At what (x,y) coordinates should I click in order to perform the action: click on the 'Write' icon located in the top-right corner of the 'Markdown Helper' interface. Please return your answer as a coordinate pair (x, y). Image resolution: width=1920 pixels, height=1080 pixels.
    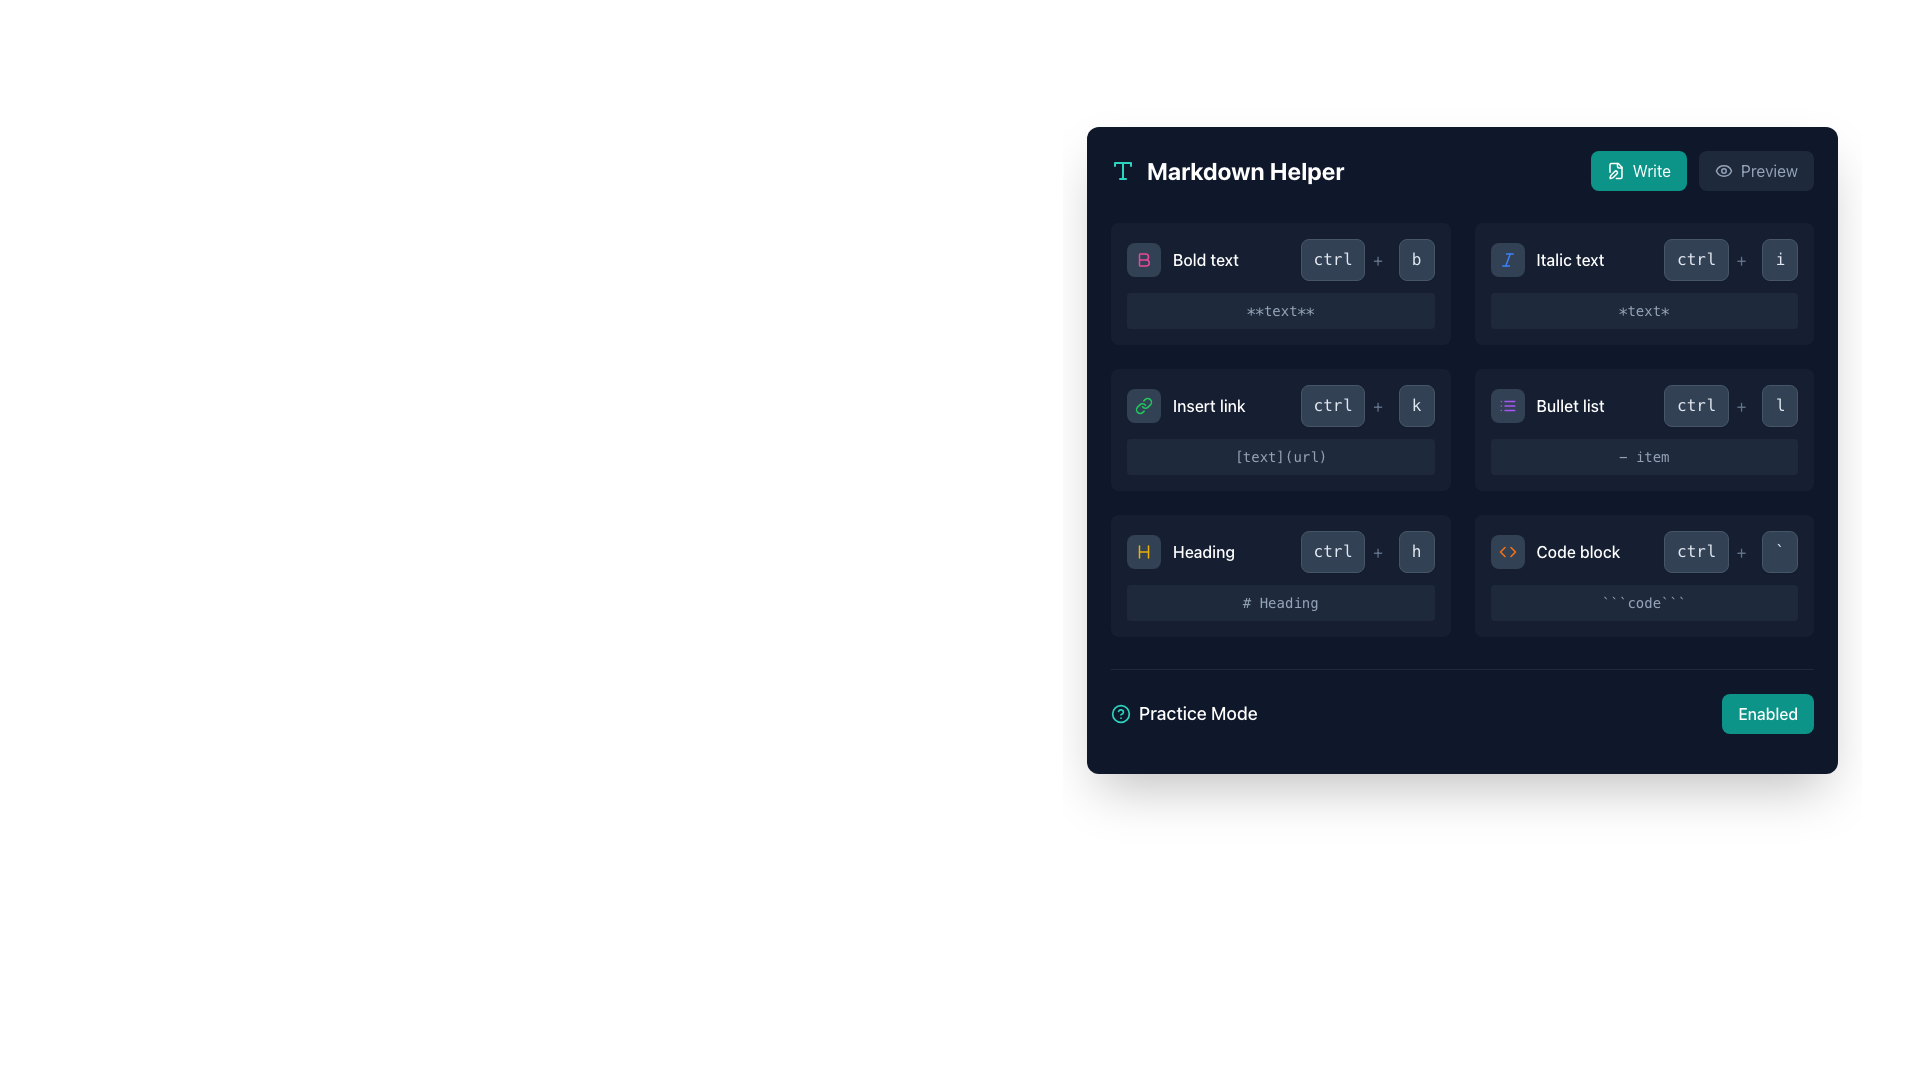
    Looking at the image, I should click on (1615, 169).